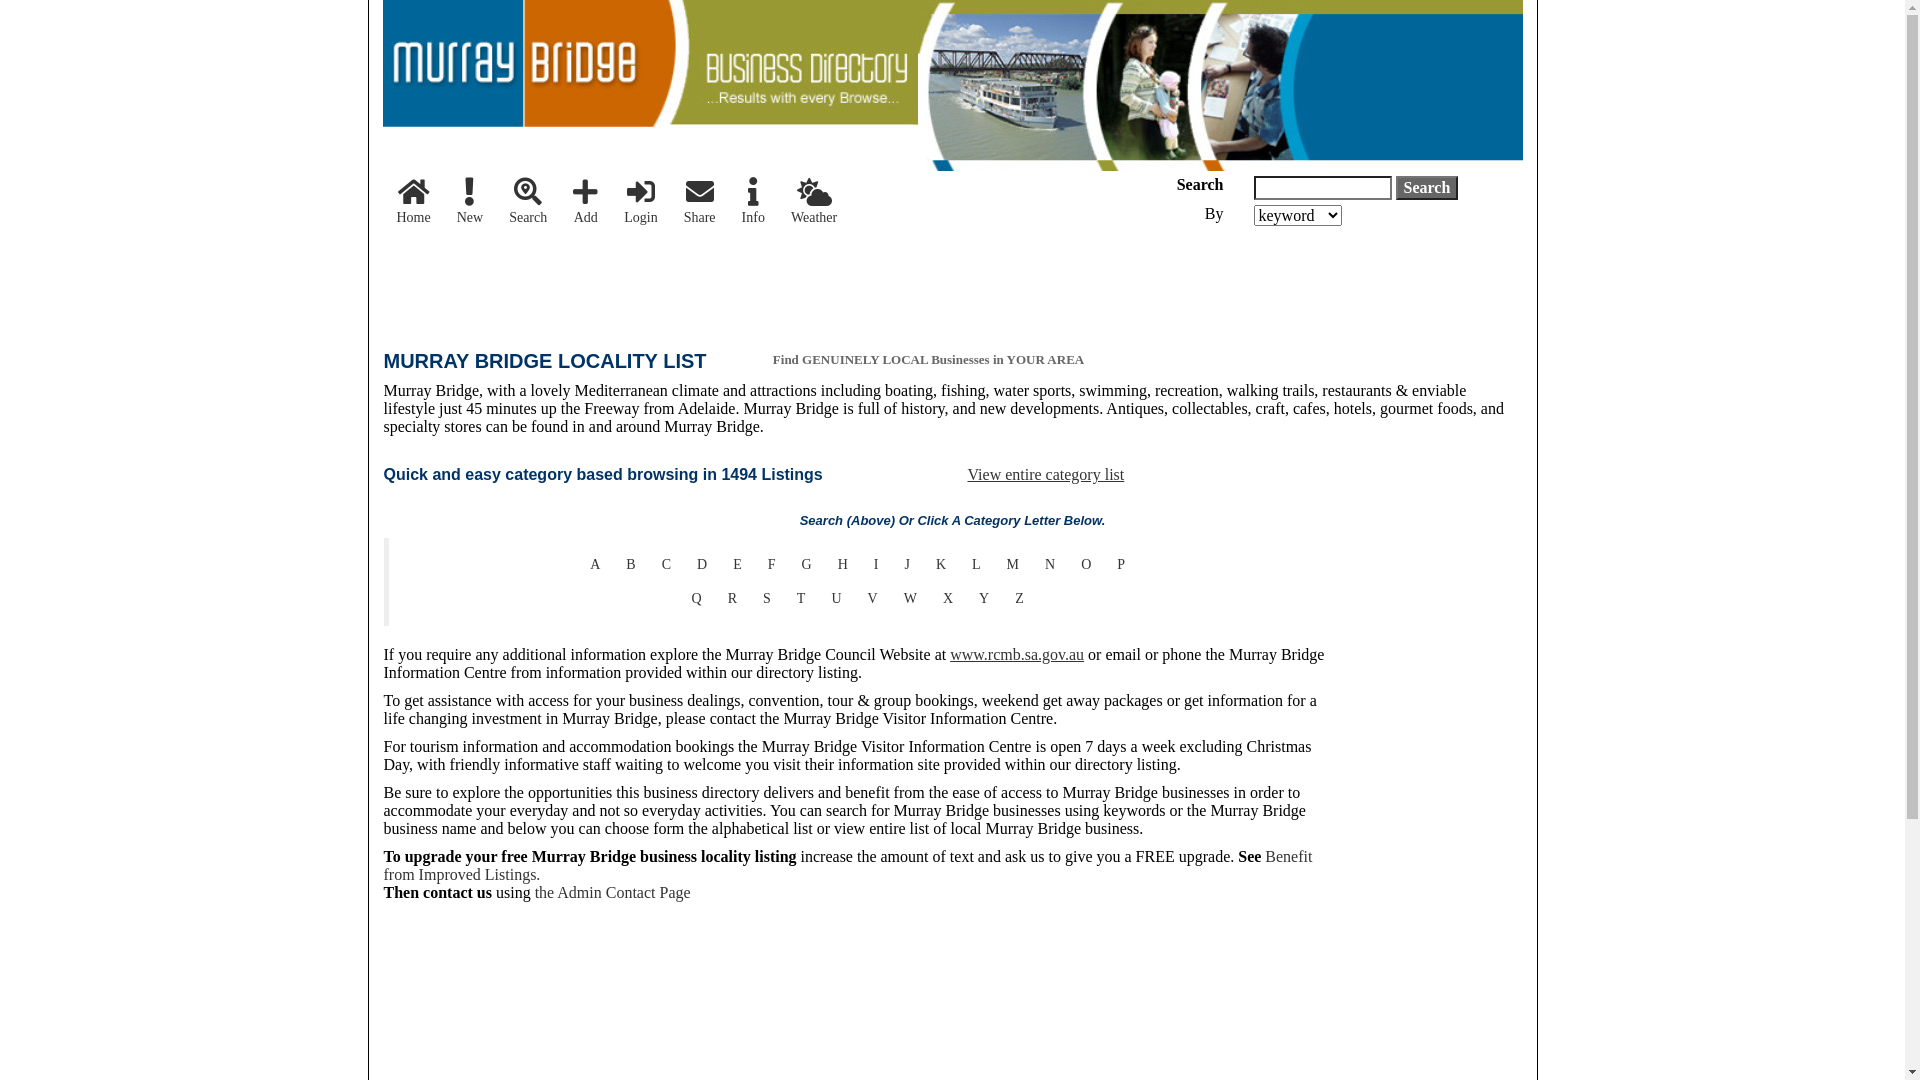  I want to click on 'B', so click(629, 564).